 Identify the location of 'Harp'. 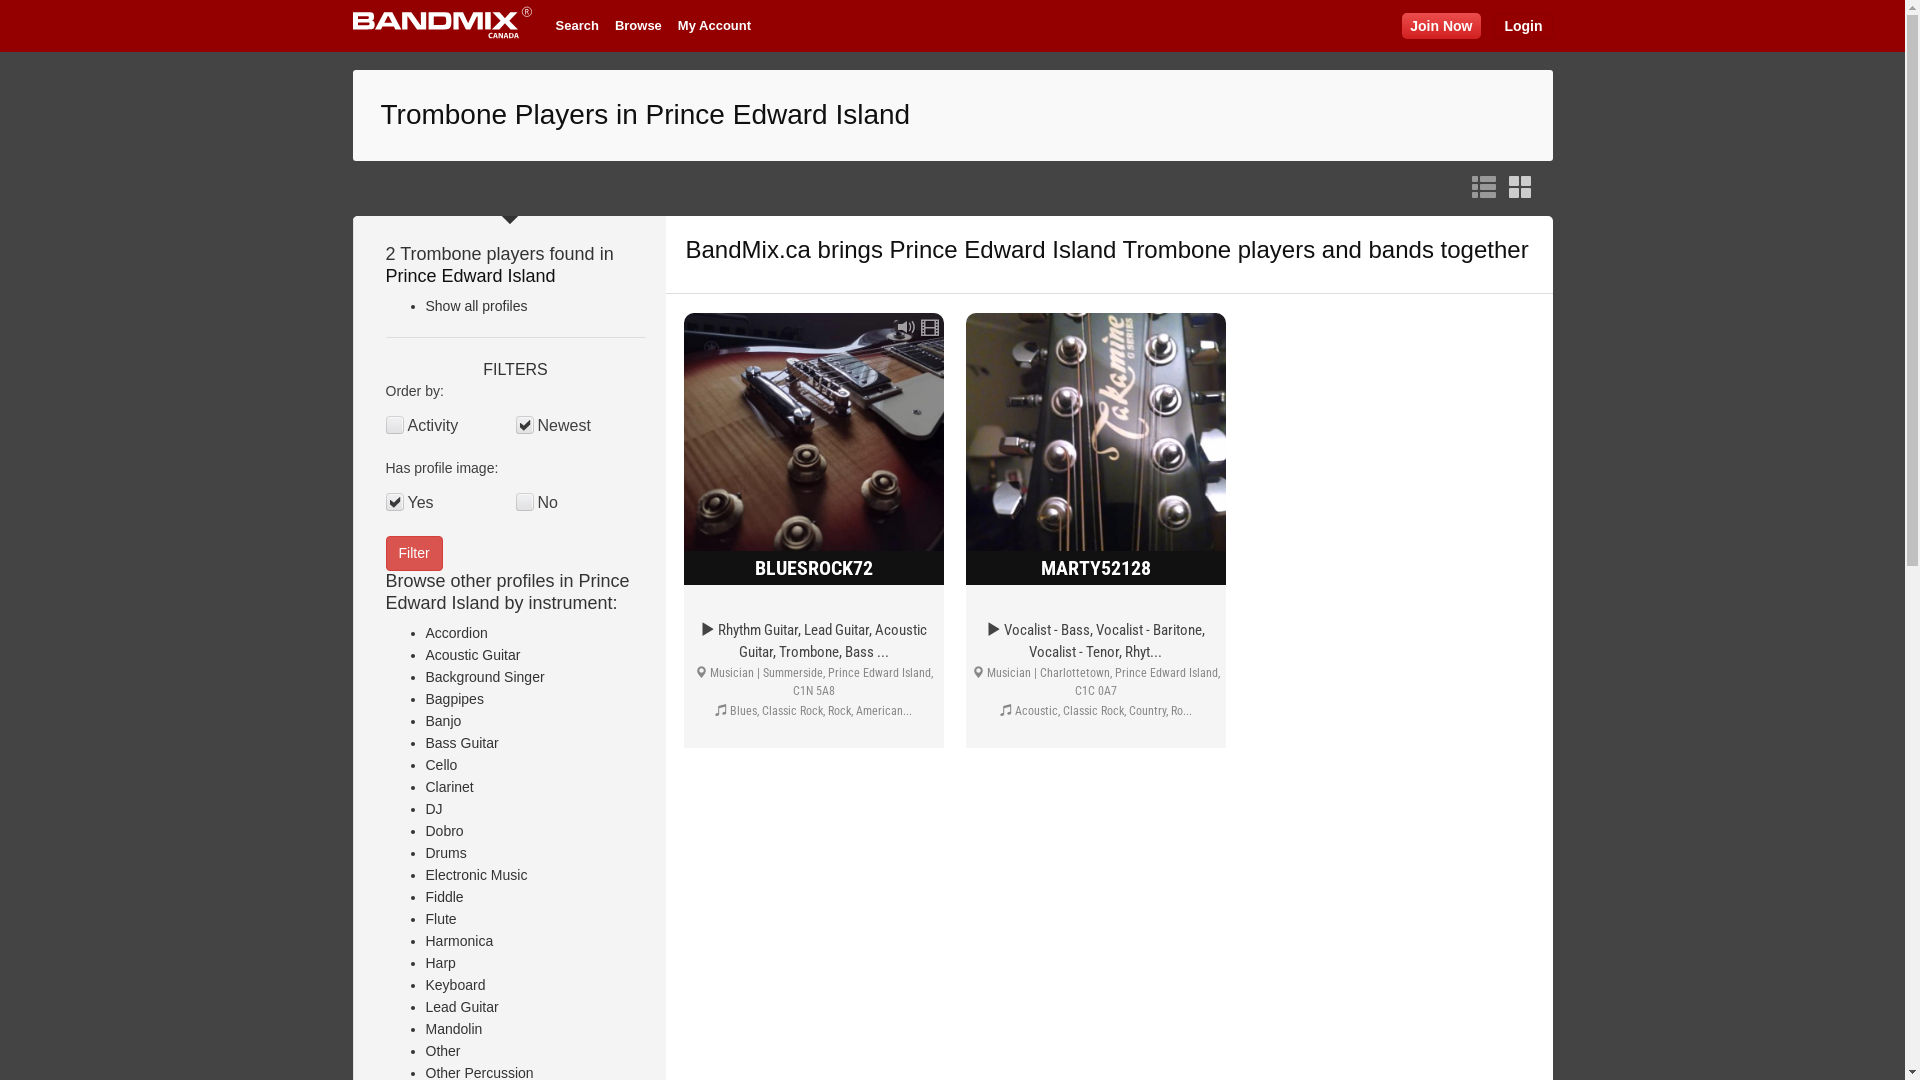
(425, 962).